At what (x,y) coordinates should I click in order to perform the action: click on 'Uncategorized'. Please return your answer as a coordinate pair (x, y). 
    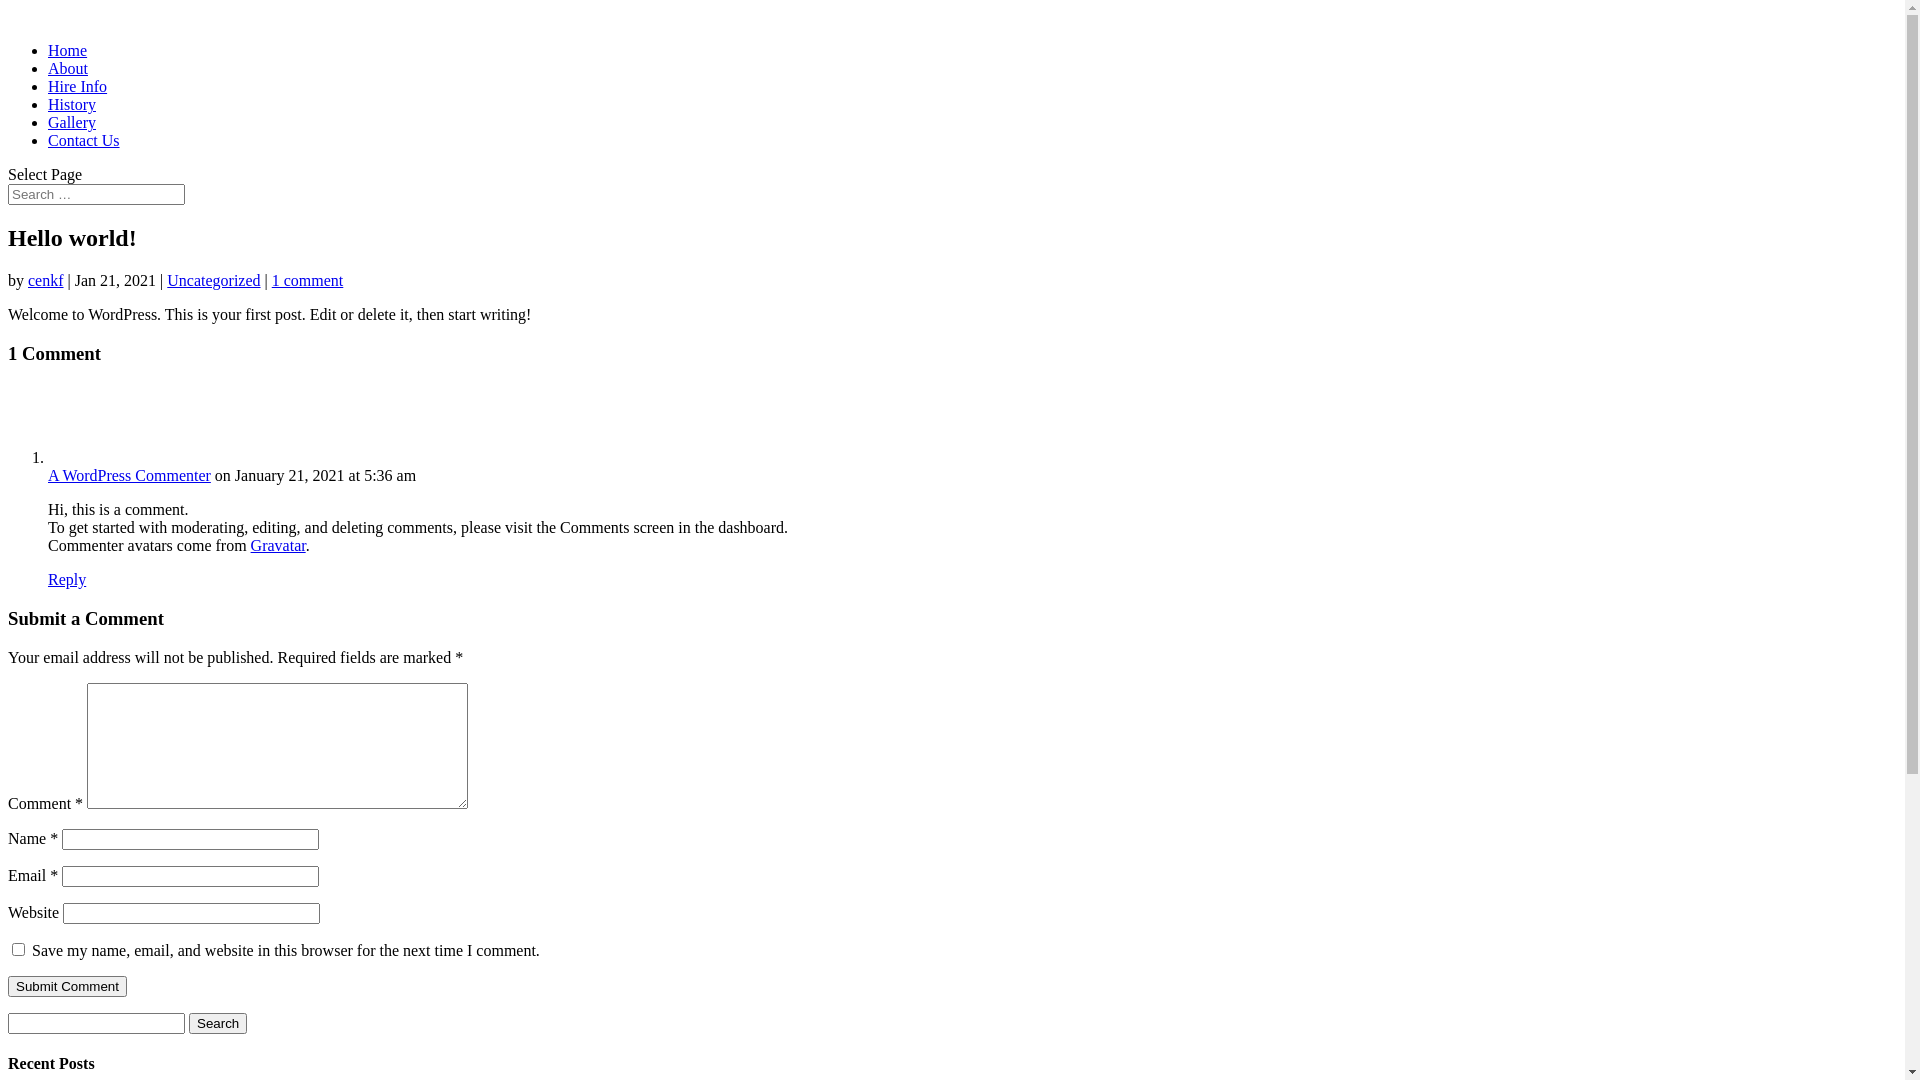
    Looking at the image, I should click on (213, 280).